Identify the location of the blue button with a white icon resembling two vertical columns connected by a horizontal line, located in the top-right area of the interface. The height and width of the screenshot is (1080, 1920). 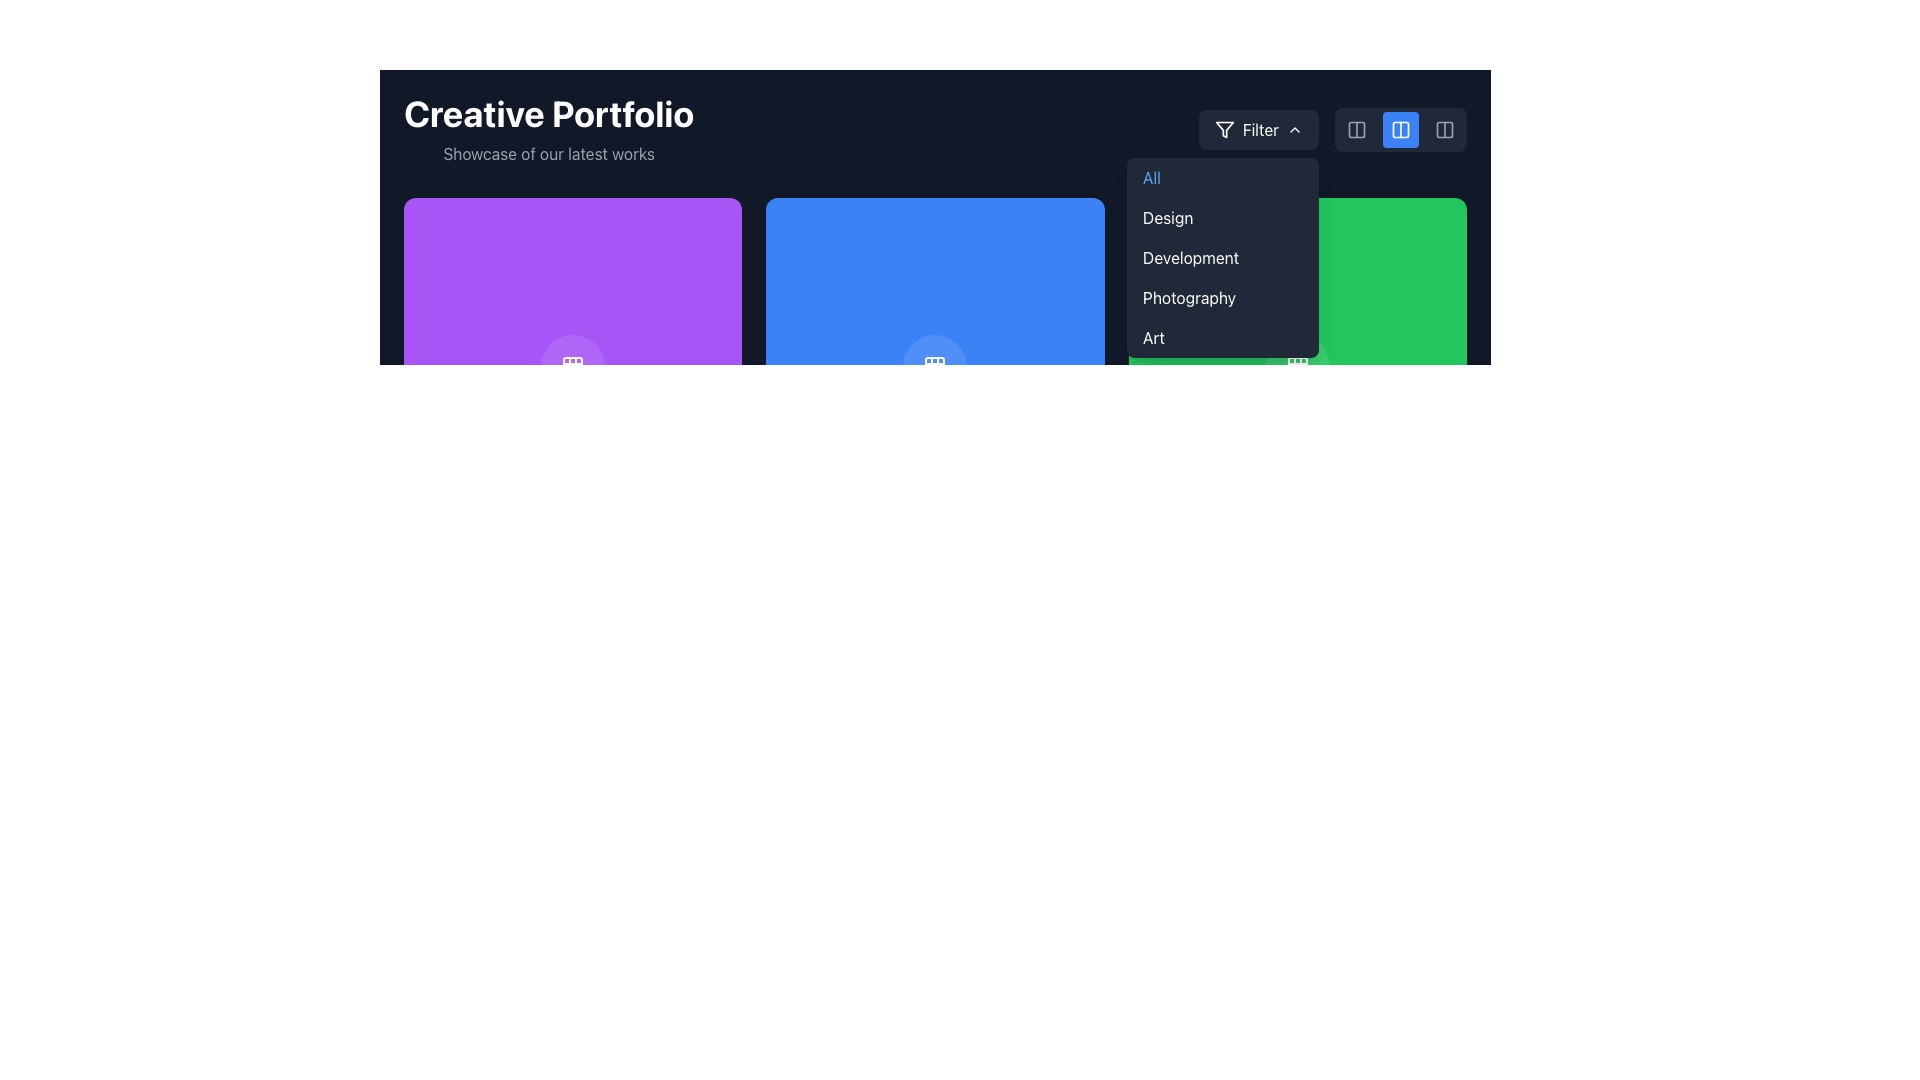
(1400, 130).